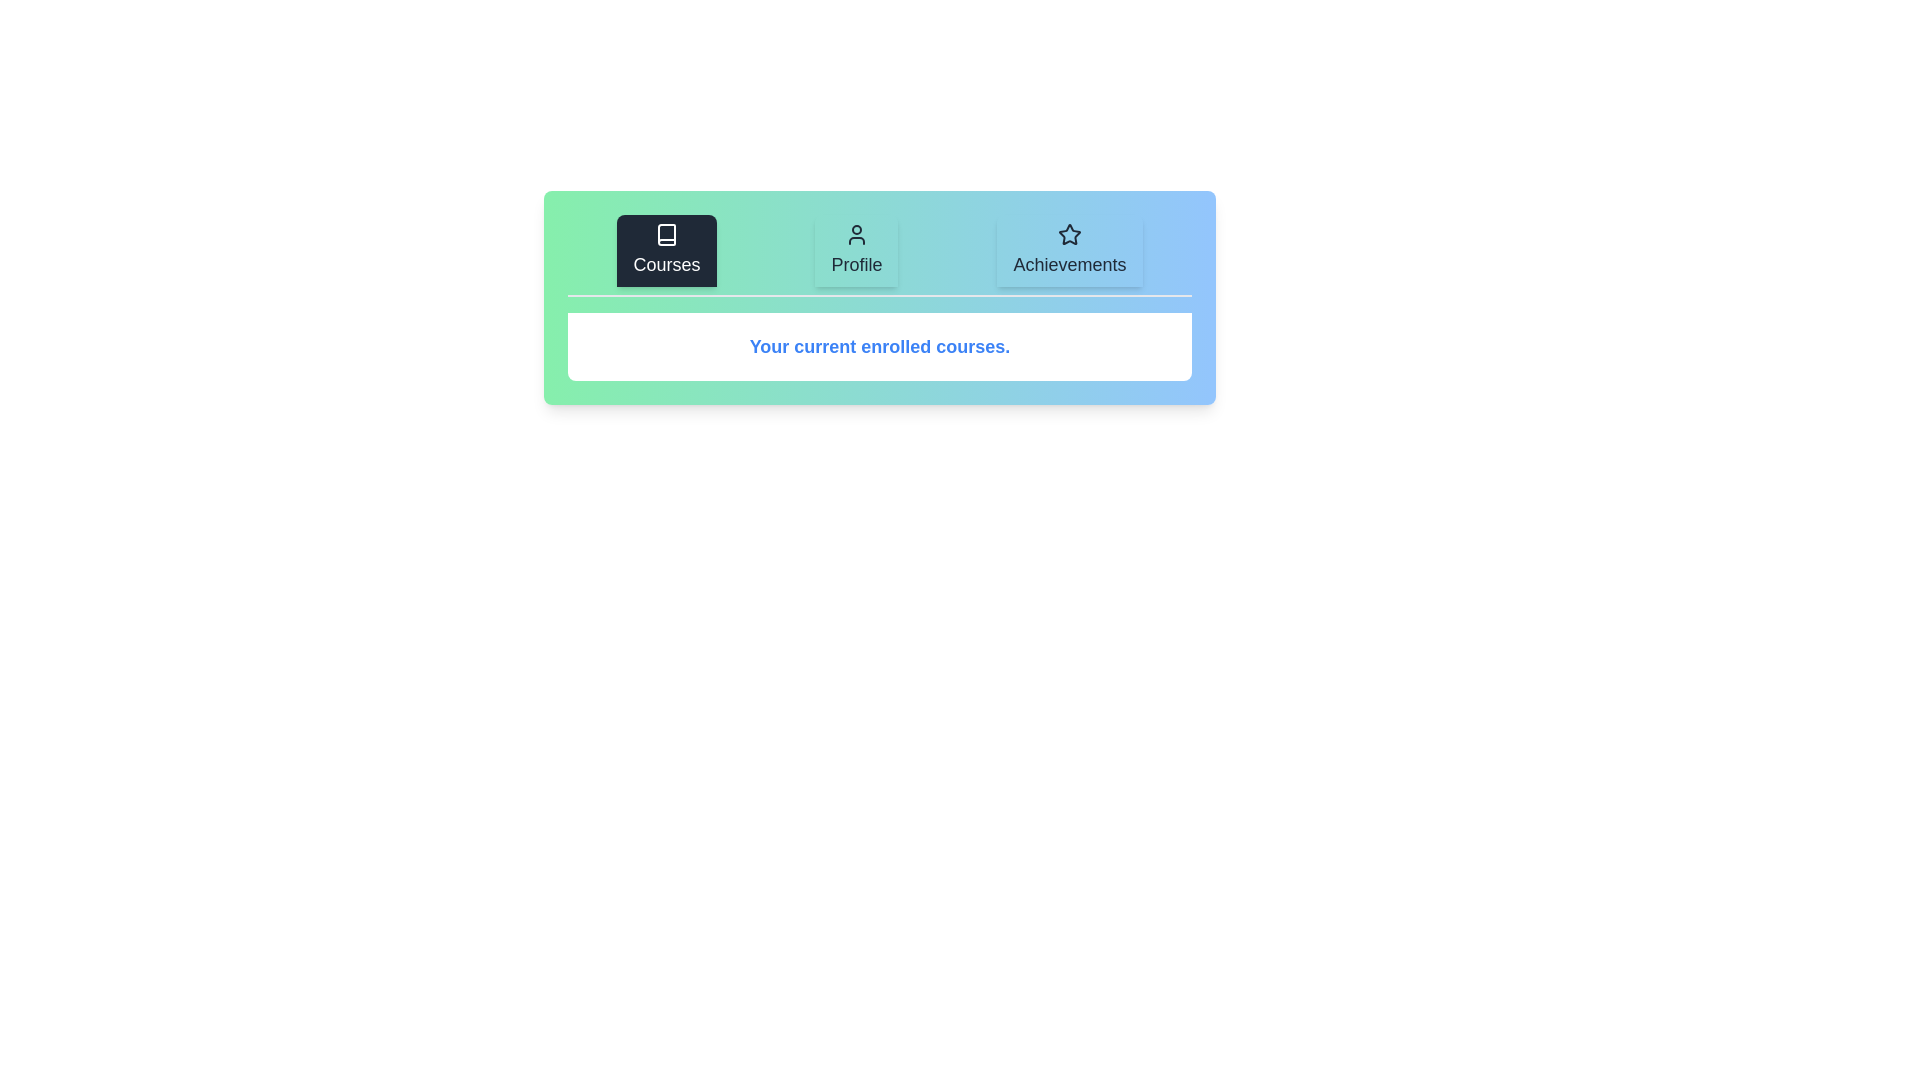  Describe the element at coordinates (1069, 249) in the screenshot. I see `the tab labeled Achievements to observe its hover effect` at that location.